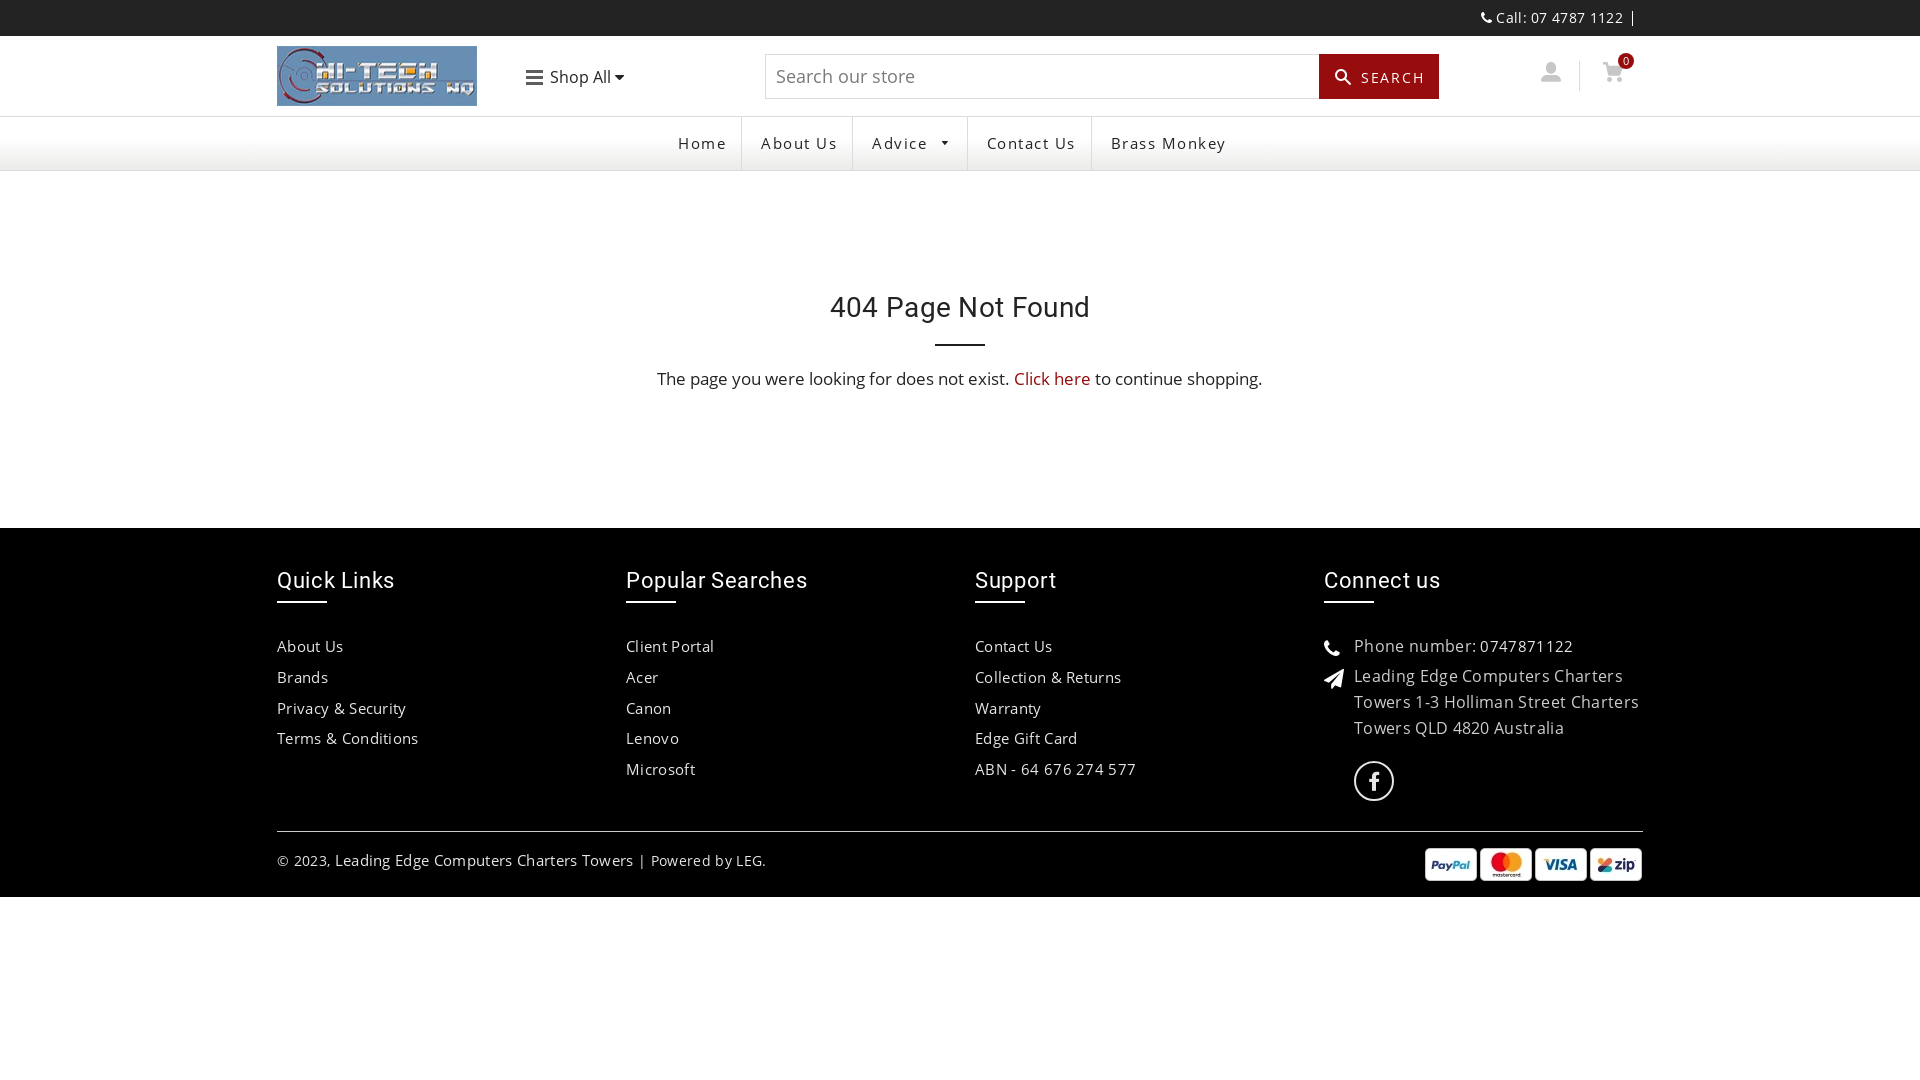  Describe the element at coordinates (648, 707) in the screenshot. I see `'Canon'` at that location.